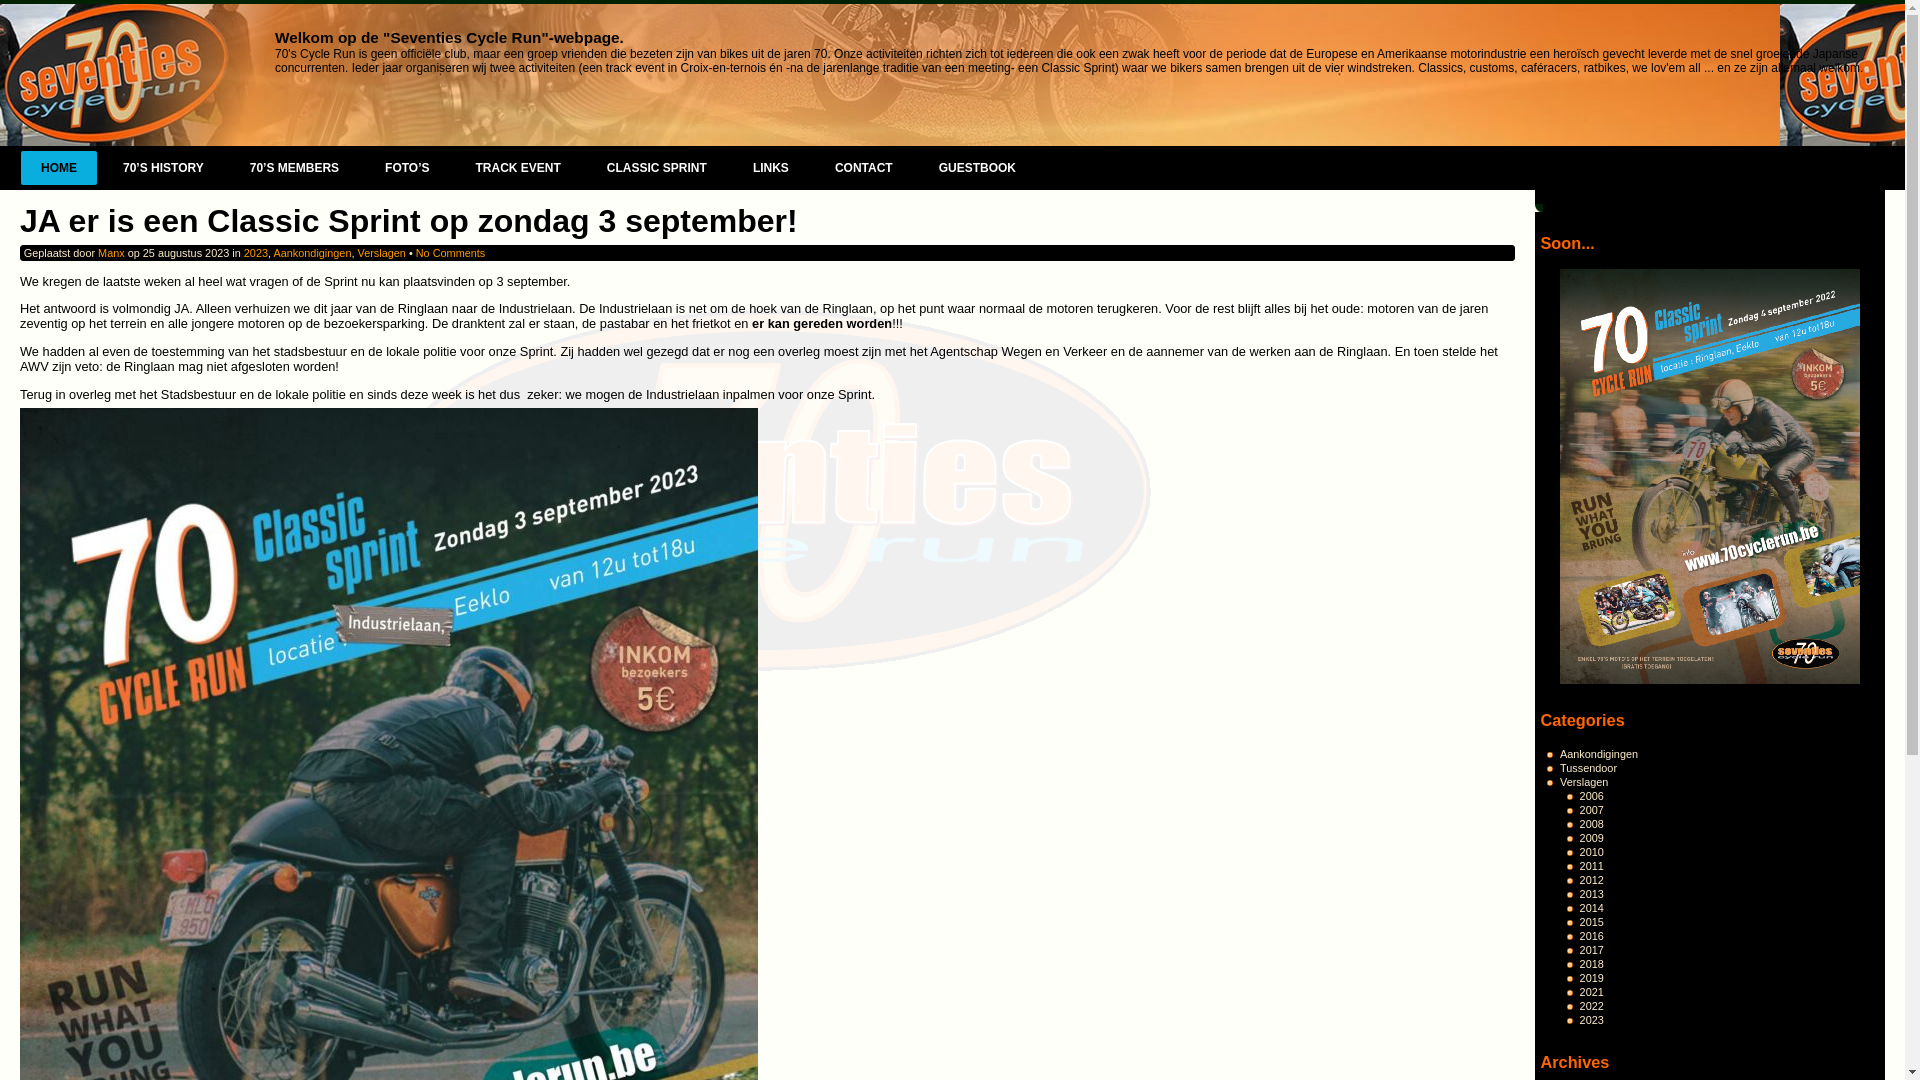 The height and width of the screenshot is (1080, 1920). I want to click on '2009', so click(1591, 837).